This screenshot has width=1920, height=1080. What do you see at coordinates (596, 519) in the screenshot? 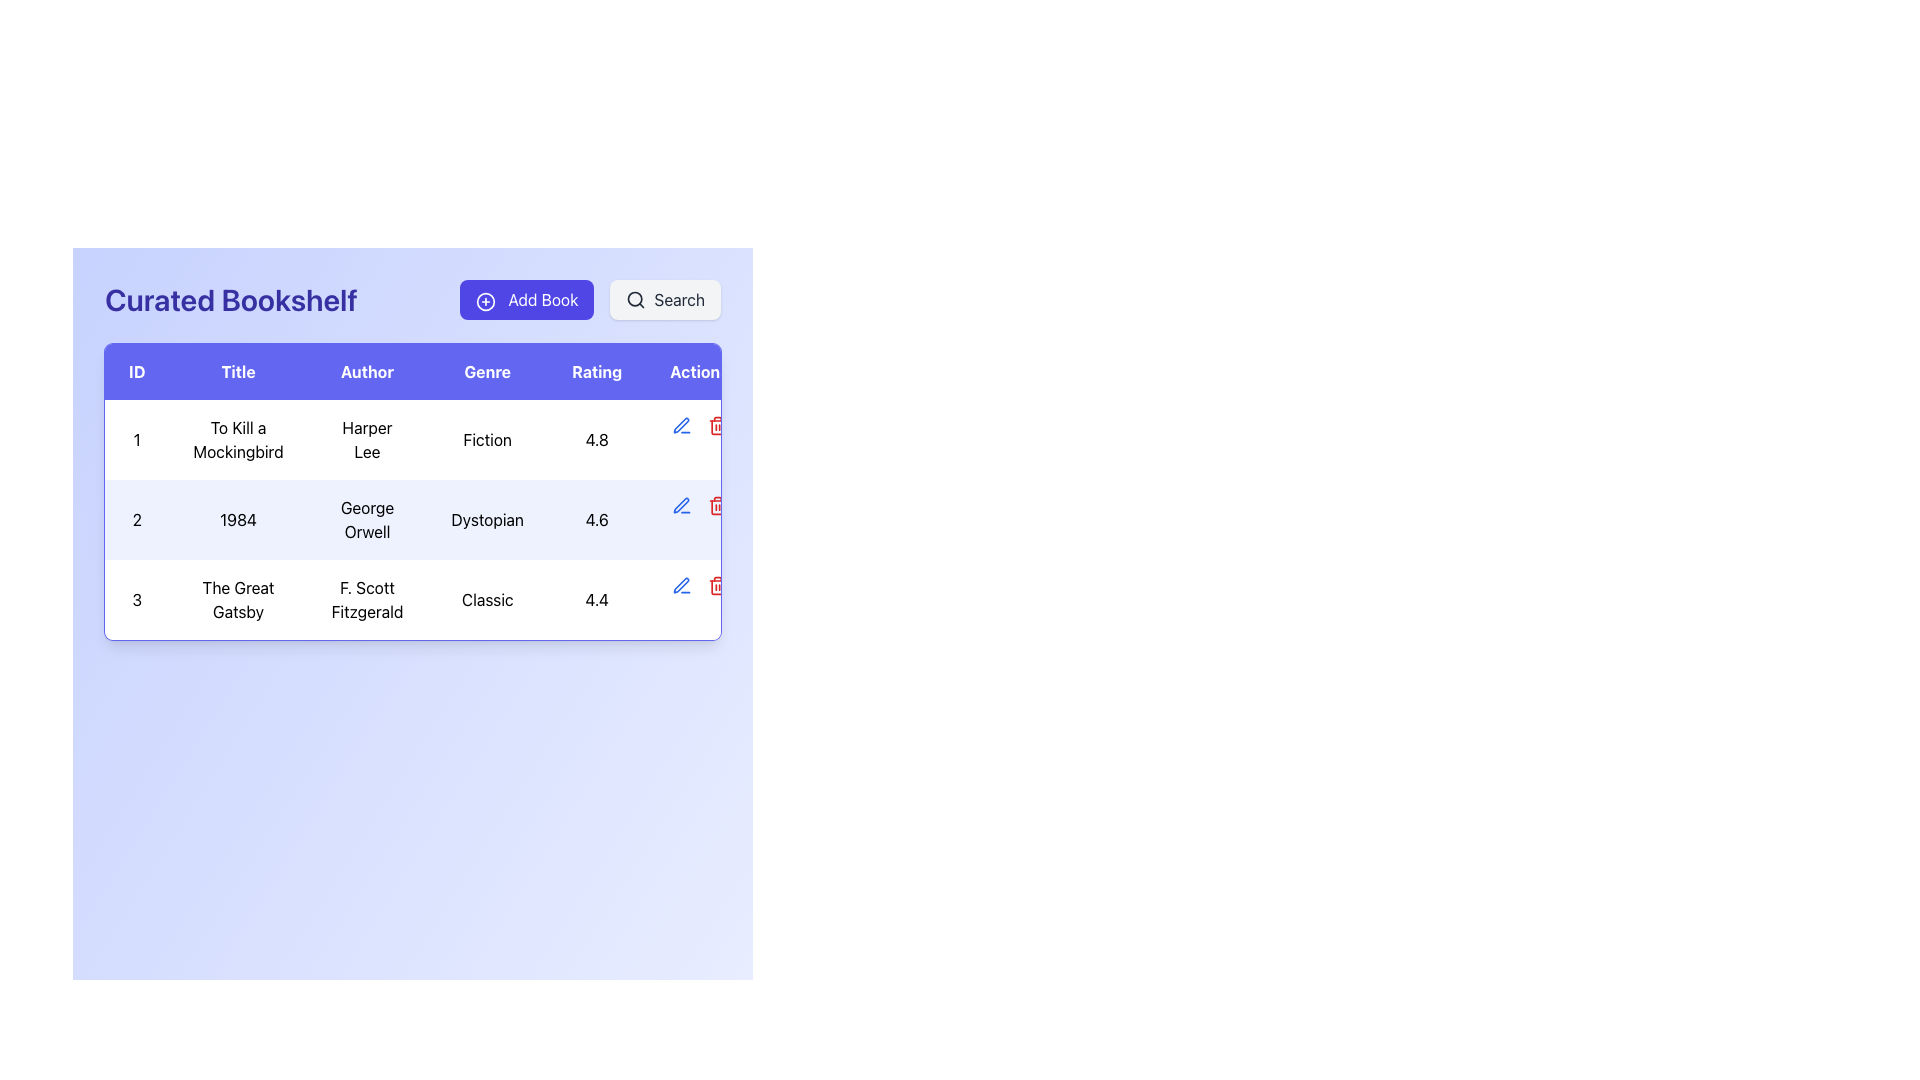
I see `numeric value '4.6' displayed in bold under the 'Rating' column in the second row of the data table` at bounding box center [596, 519].